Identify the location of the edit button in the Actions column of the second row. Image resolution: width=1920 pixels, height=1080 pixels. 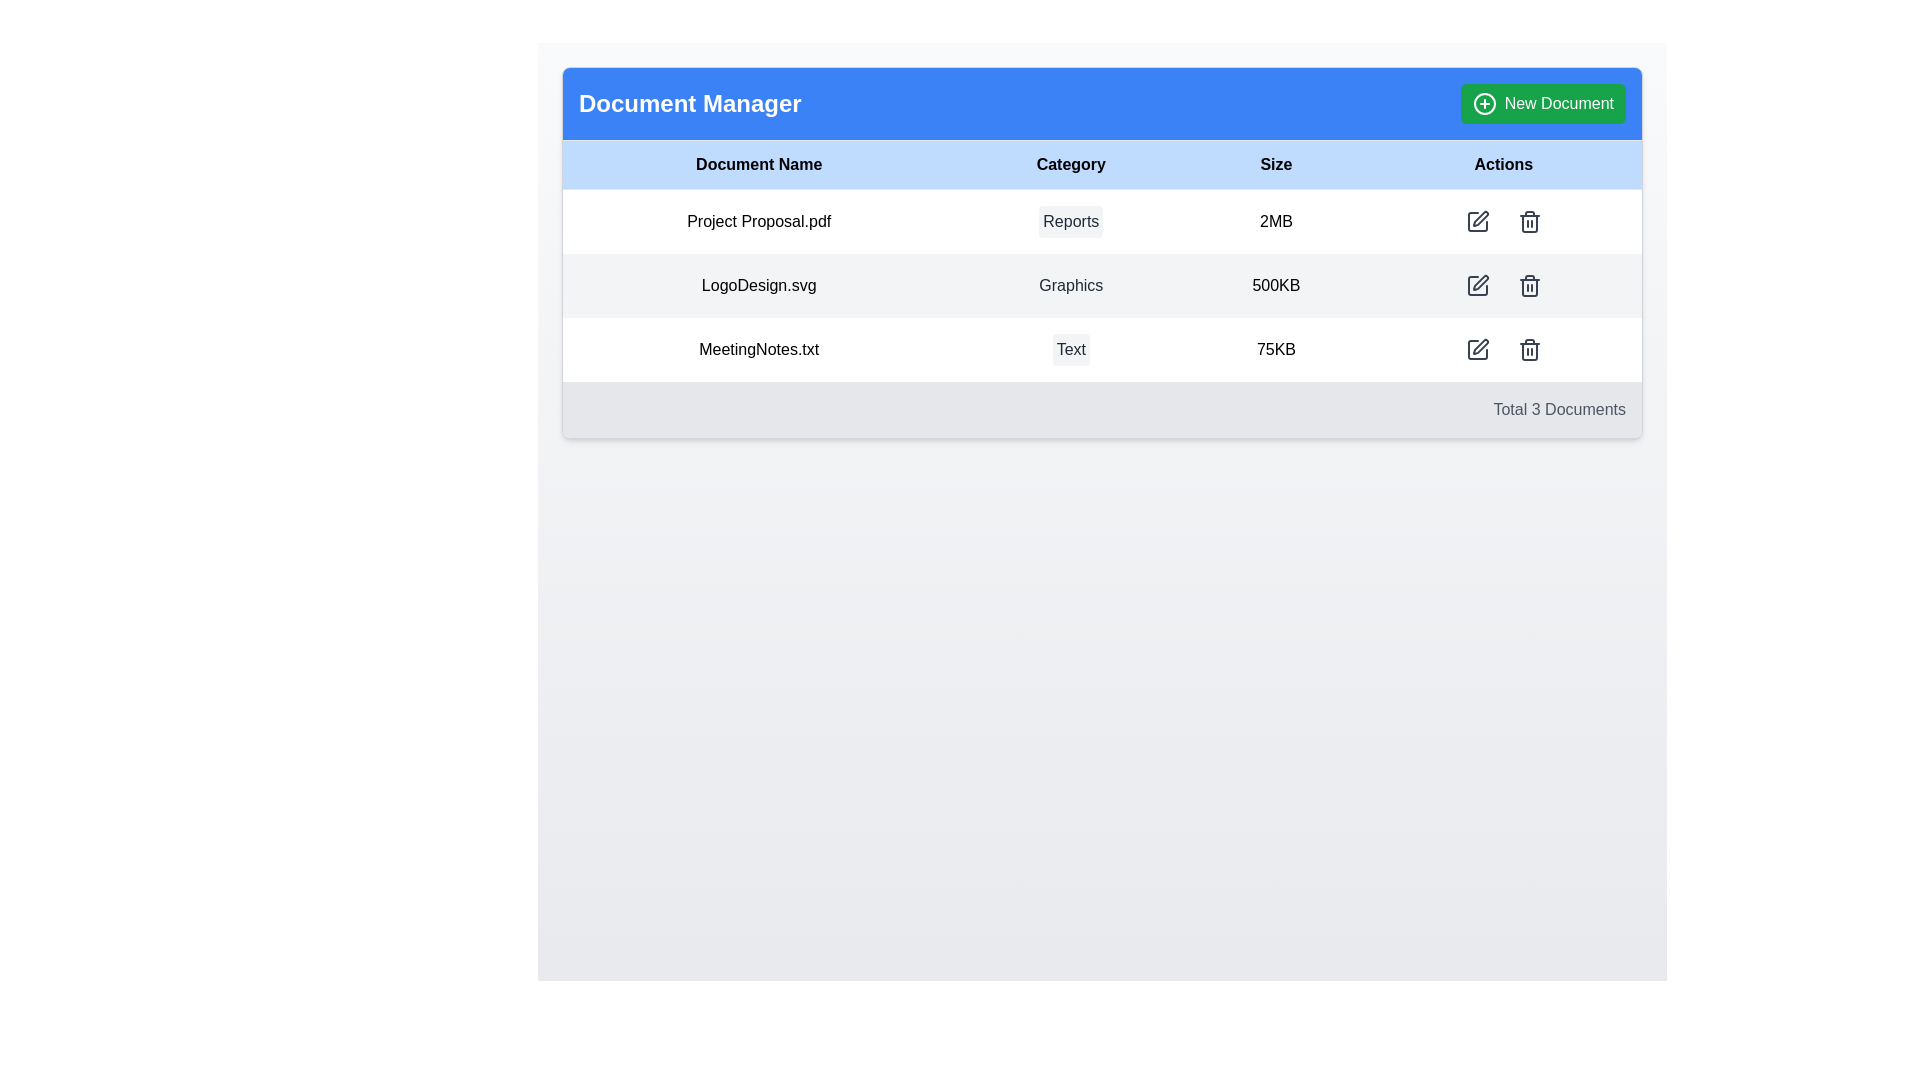
(1477, 285).